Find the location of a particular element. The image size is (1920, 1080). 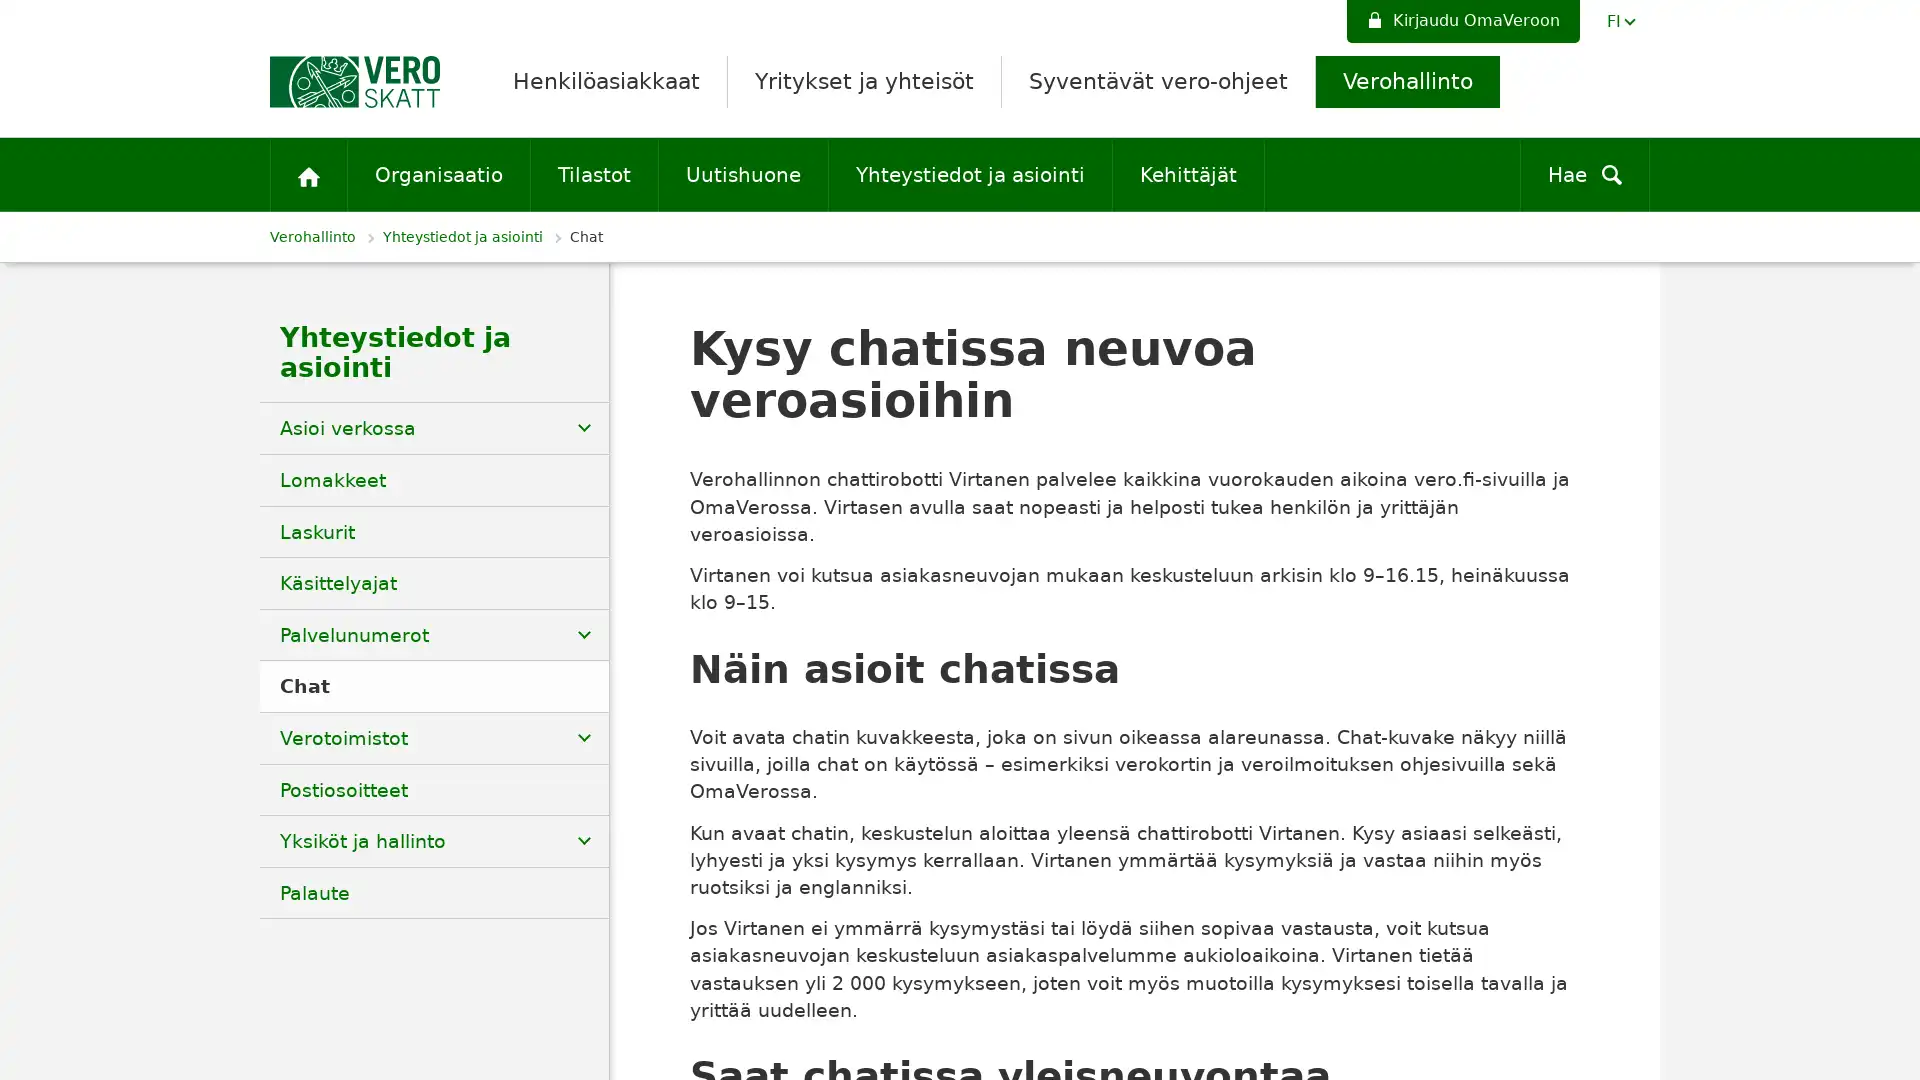

Avaa keskusteluikkuna is located at coordinates (1890, 1058).